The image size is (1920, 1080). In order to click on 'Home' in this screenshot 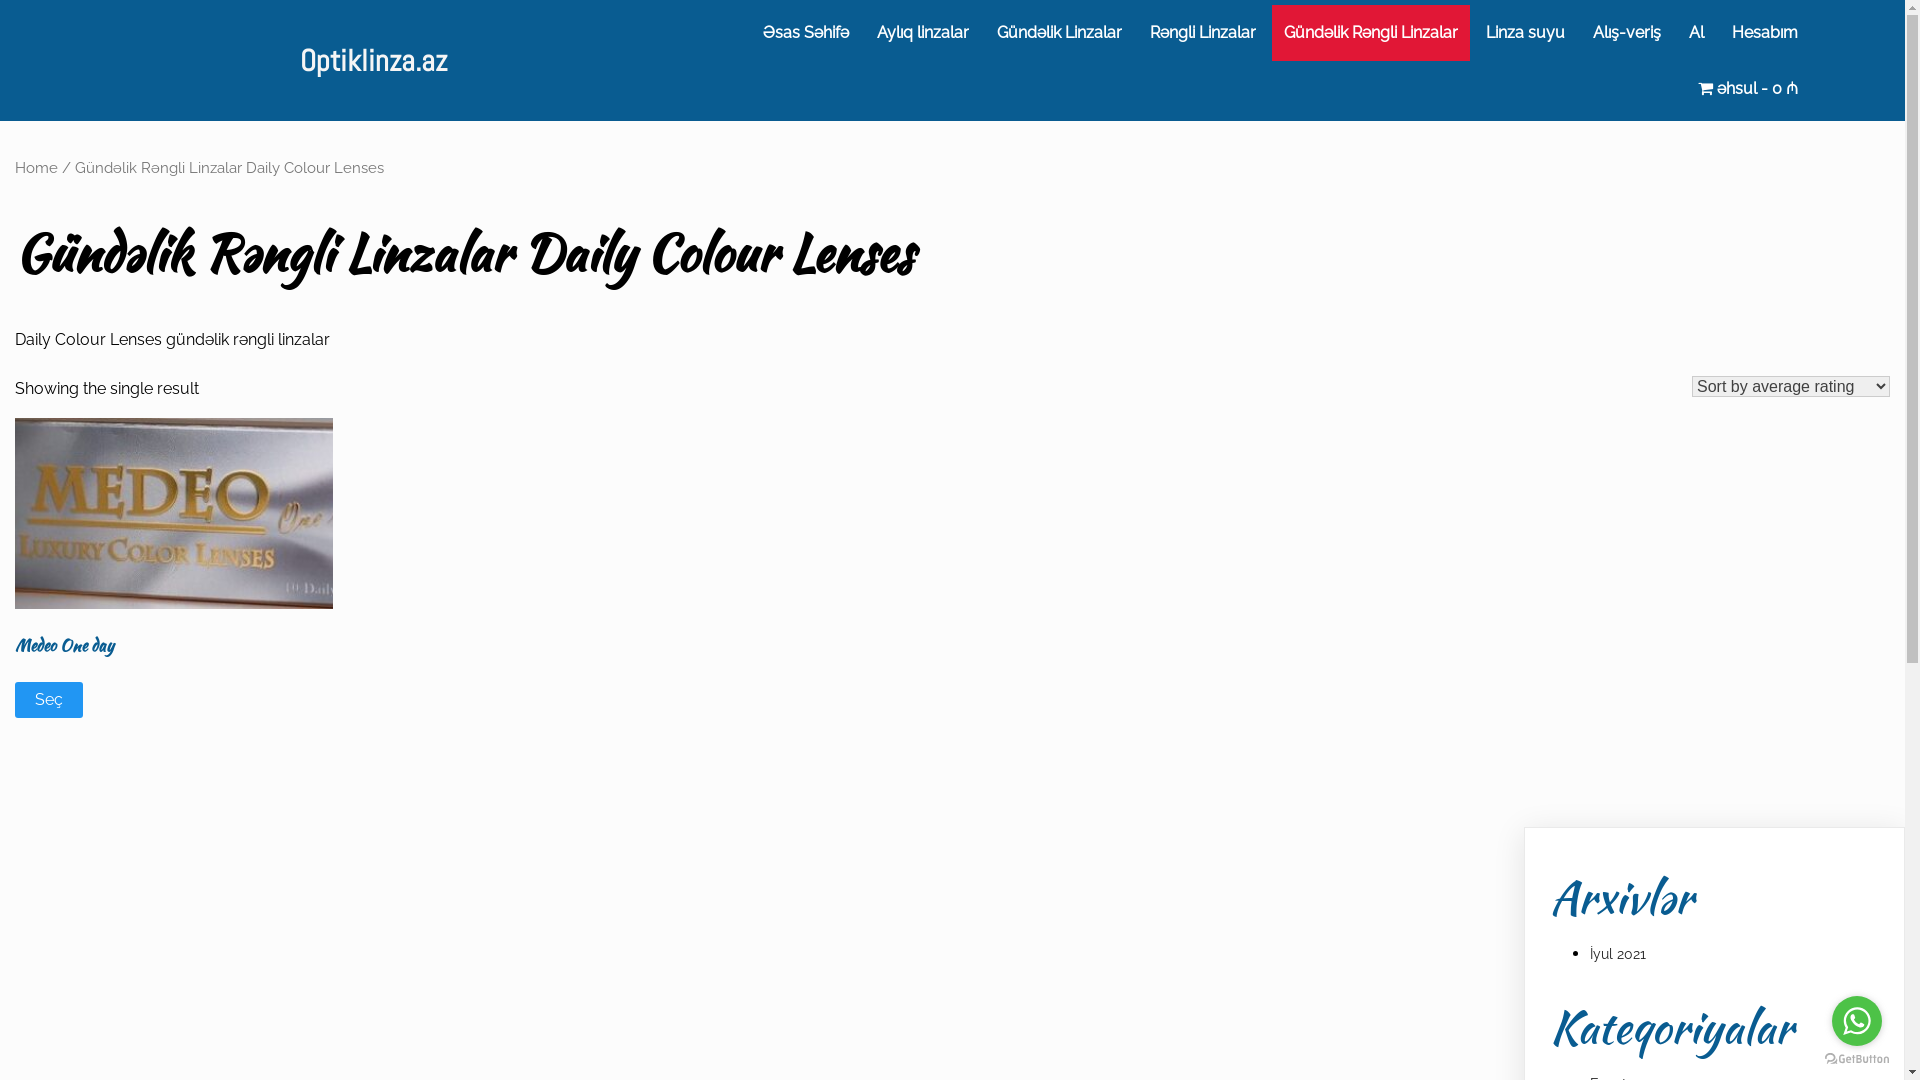, I will do `click(36, 166)`.